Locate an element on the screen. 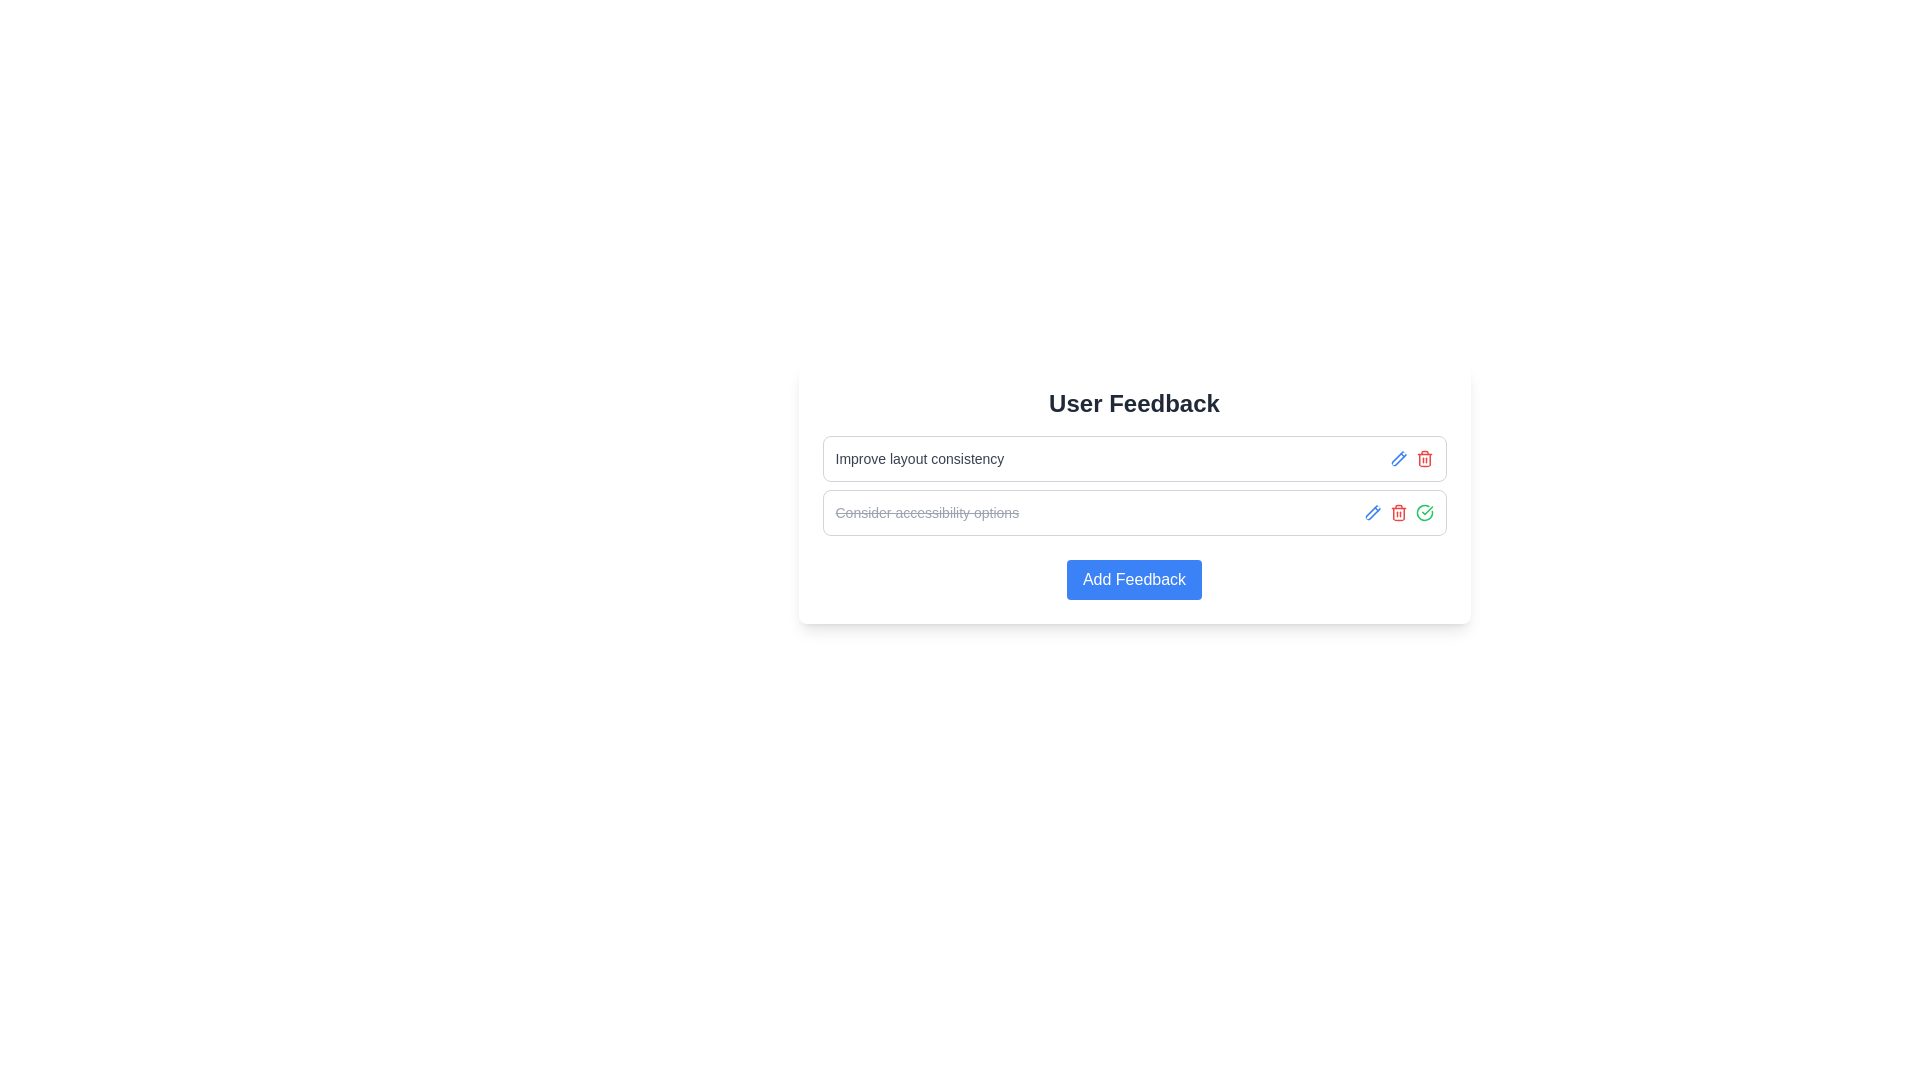 The width and height of the screenshot is (1920, 1080). the red trash bin icon located in the Icon group next to the text 'Consider accessibility options' is located at coordinates (1397, 512).